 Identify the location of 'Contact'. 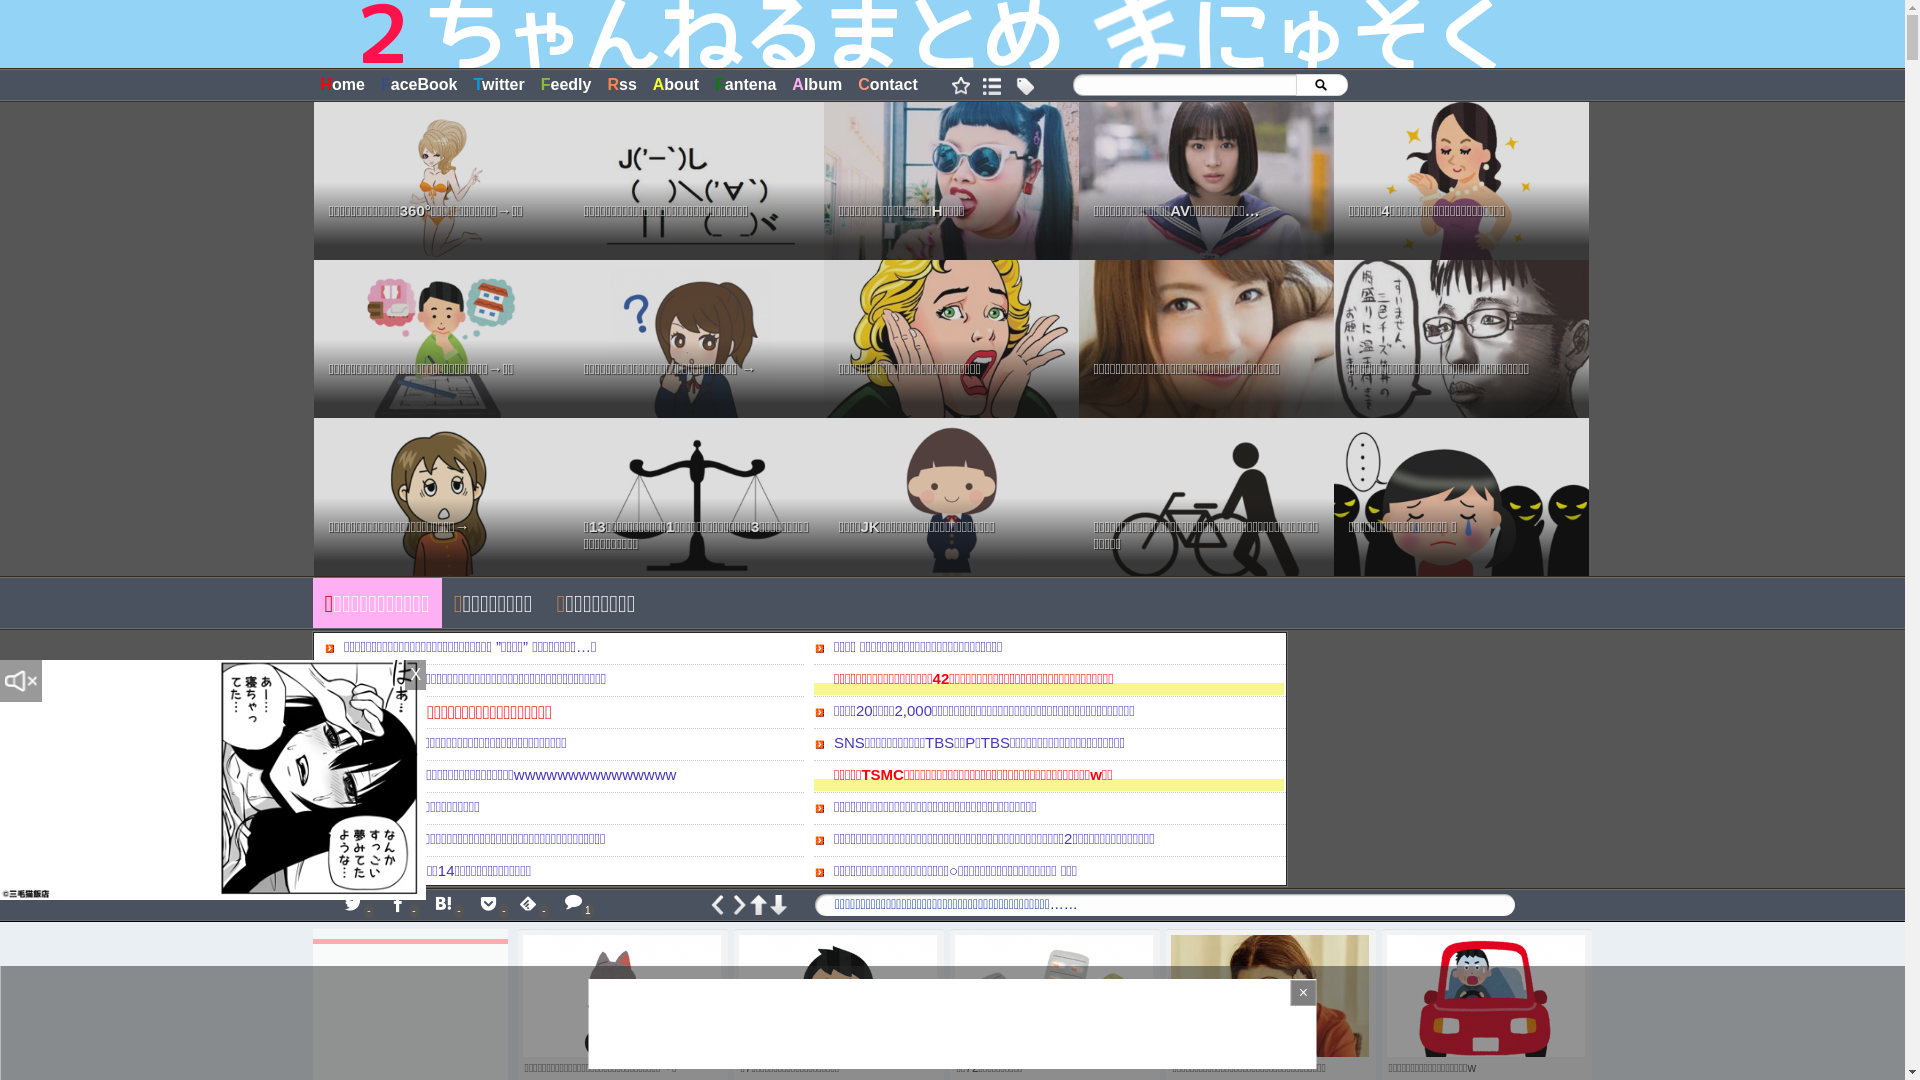
(887, 83).